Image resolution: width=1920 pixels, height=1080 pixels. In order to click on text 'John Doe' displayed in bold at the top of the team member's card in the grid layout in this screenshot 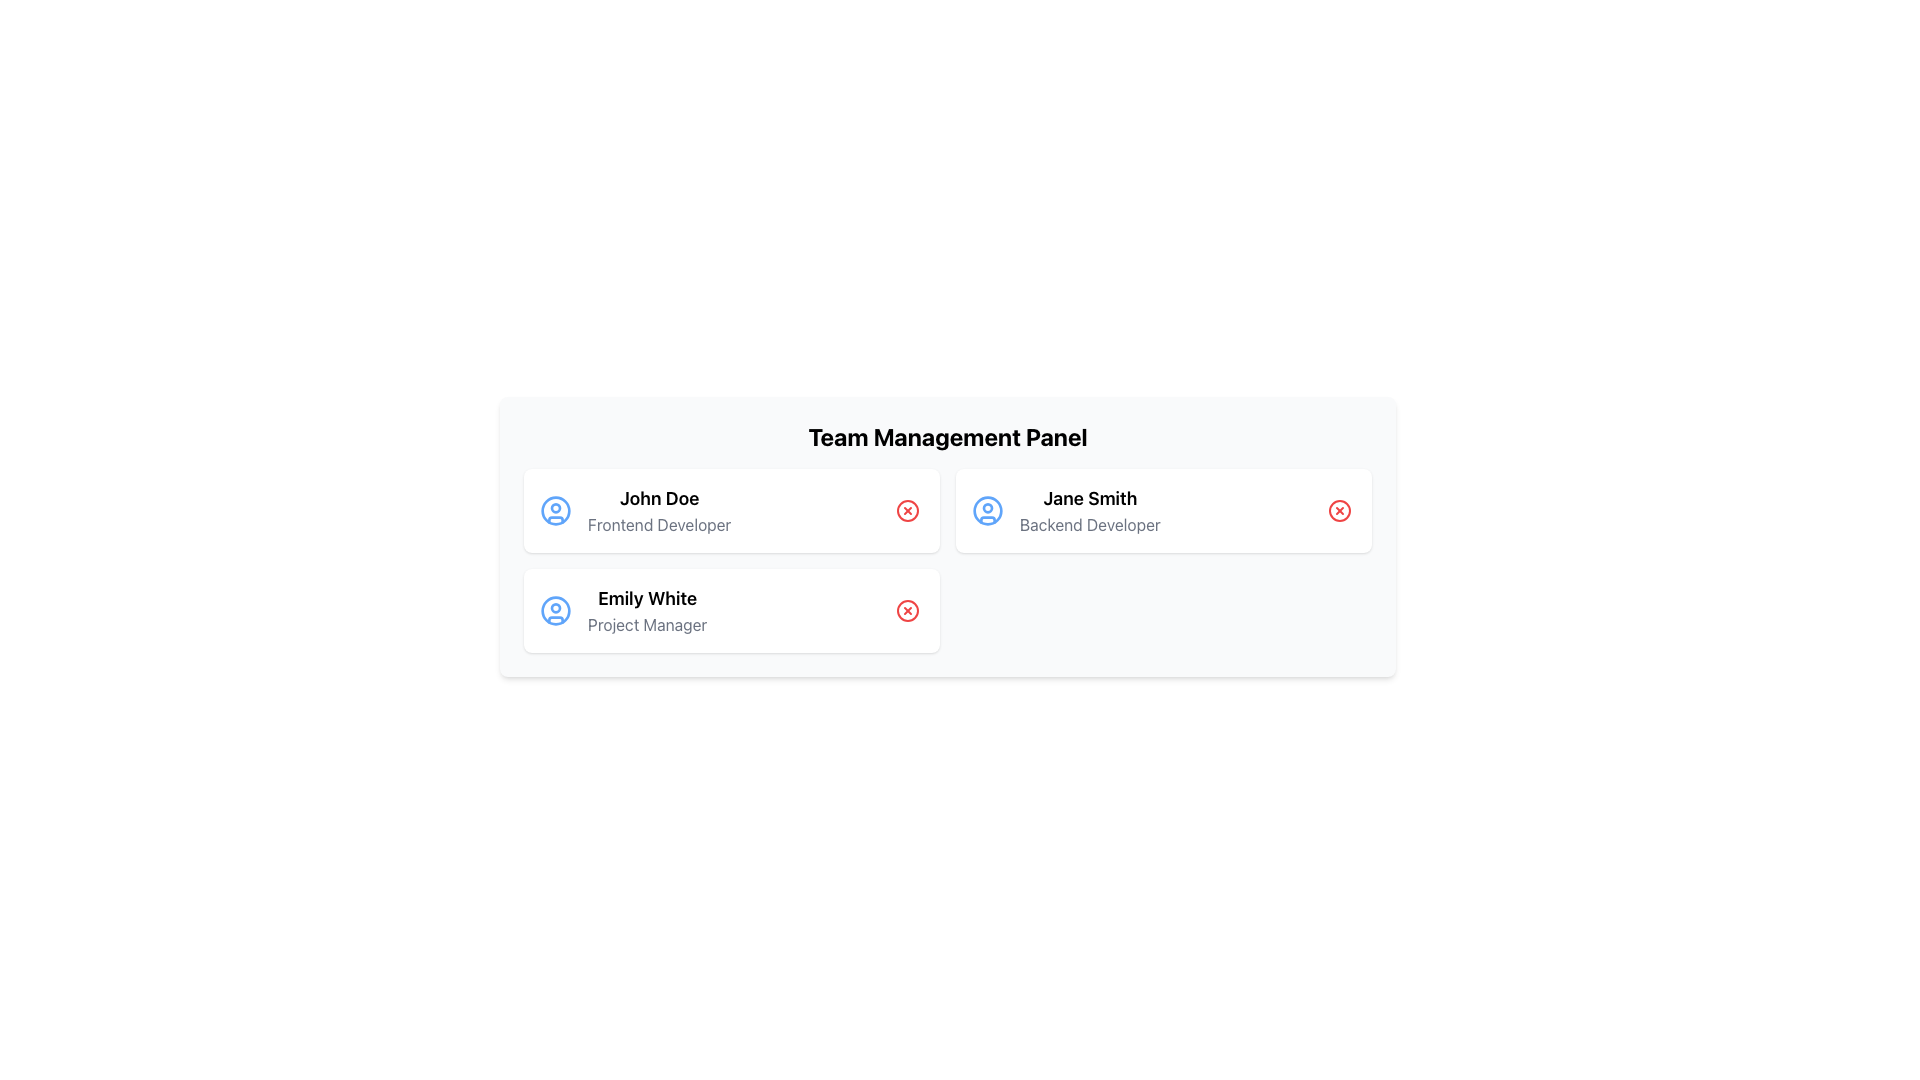, I will do `click(659, 497)`.